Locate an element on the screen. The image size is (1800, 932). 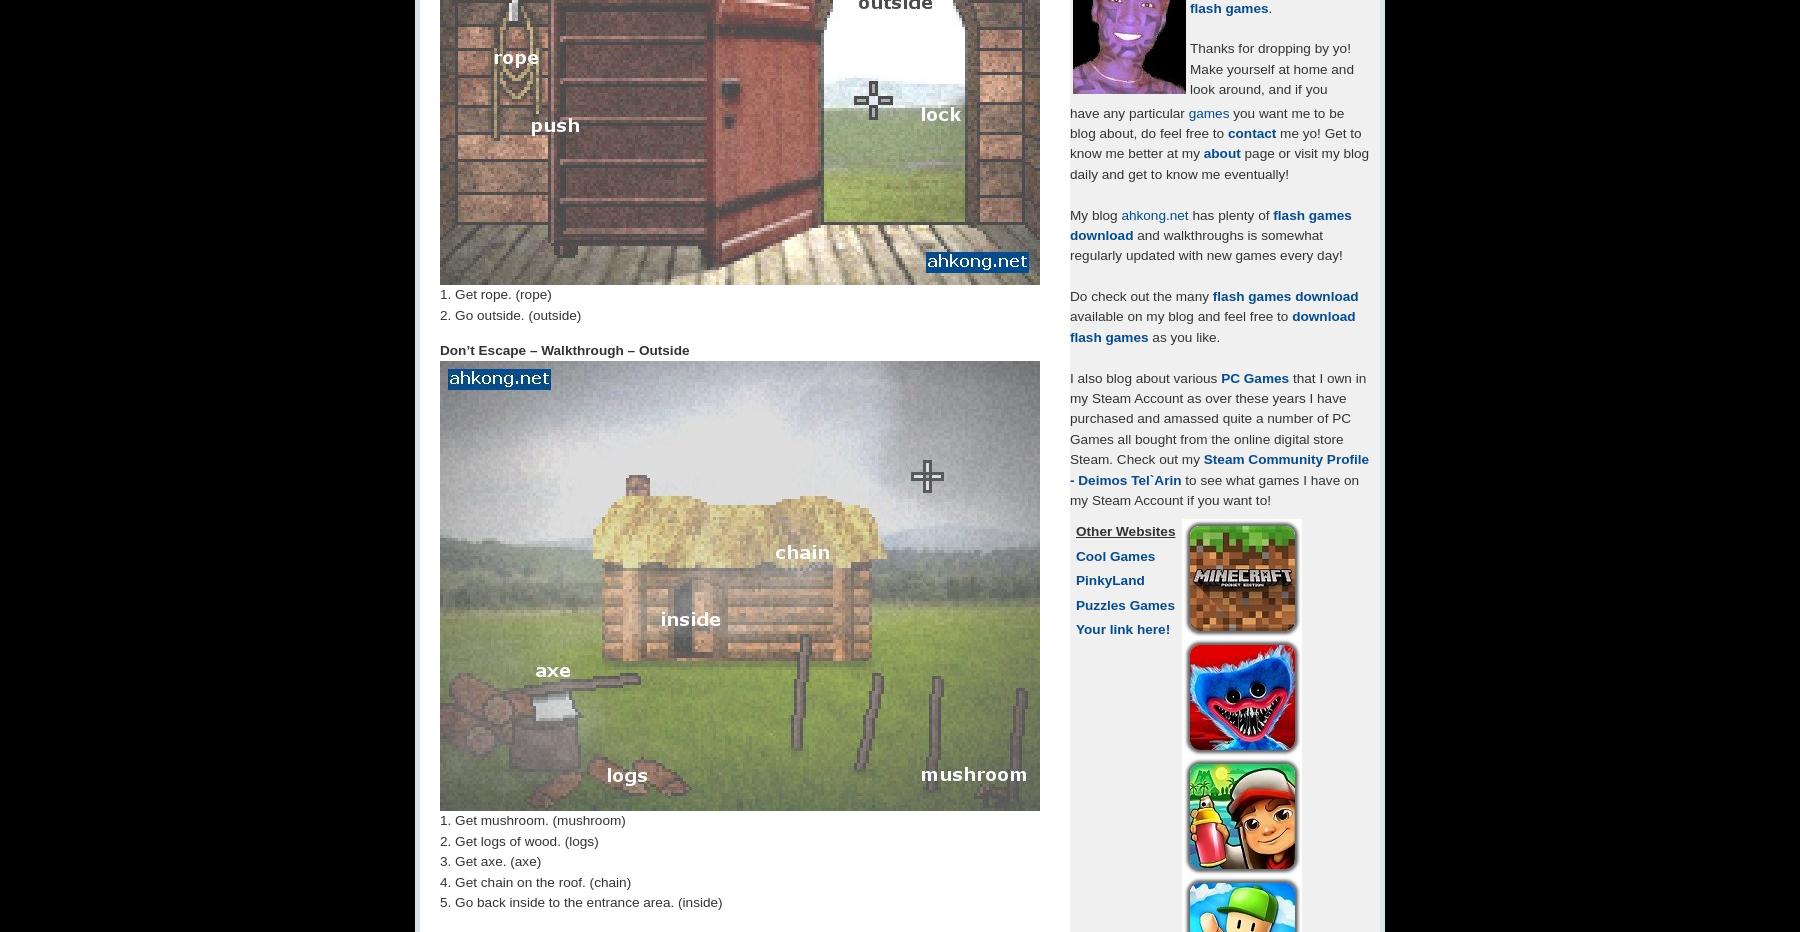
'PinkyLand' is located at coordinates (1076, 580).